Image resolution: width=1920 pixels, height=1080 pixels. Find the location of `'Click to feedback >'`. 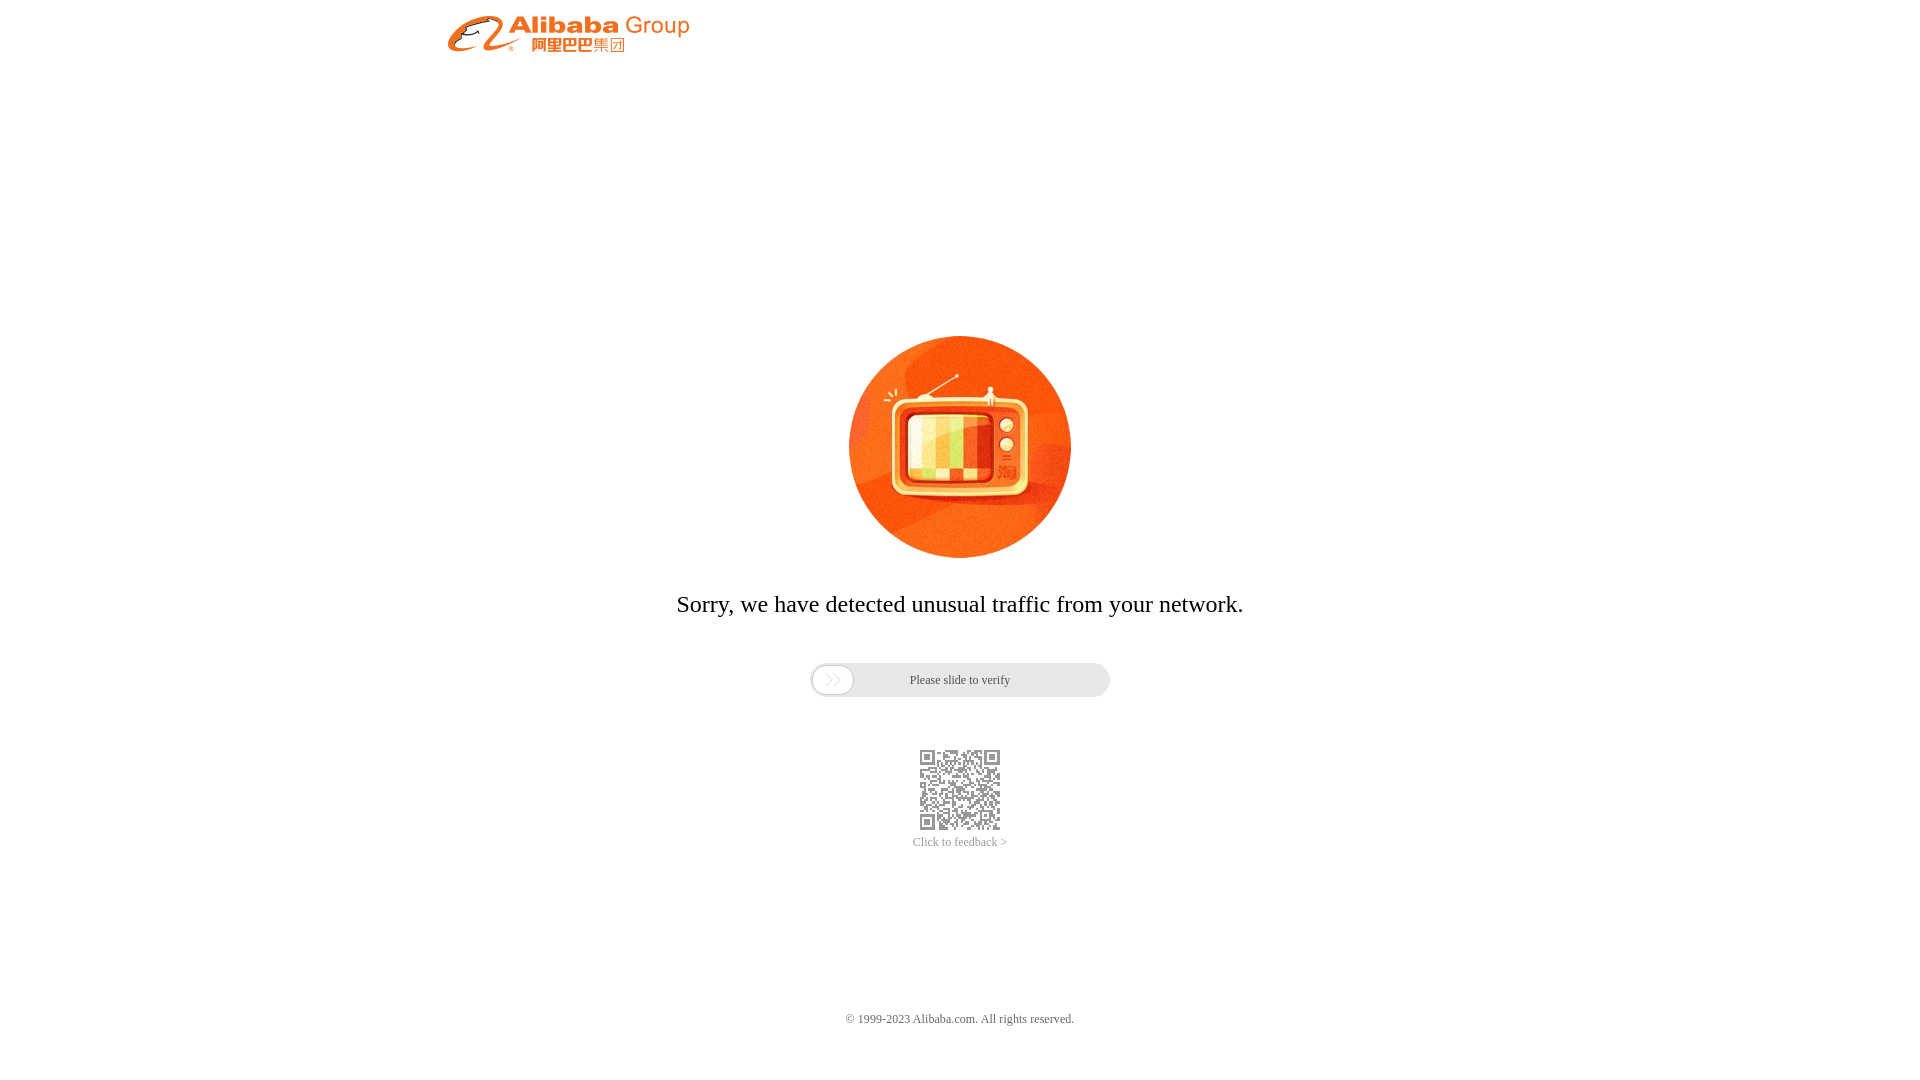

'Click to feedback >' is located at coordinates (960, 842).